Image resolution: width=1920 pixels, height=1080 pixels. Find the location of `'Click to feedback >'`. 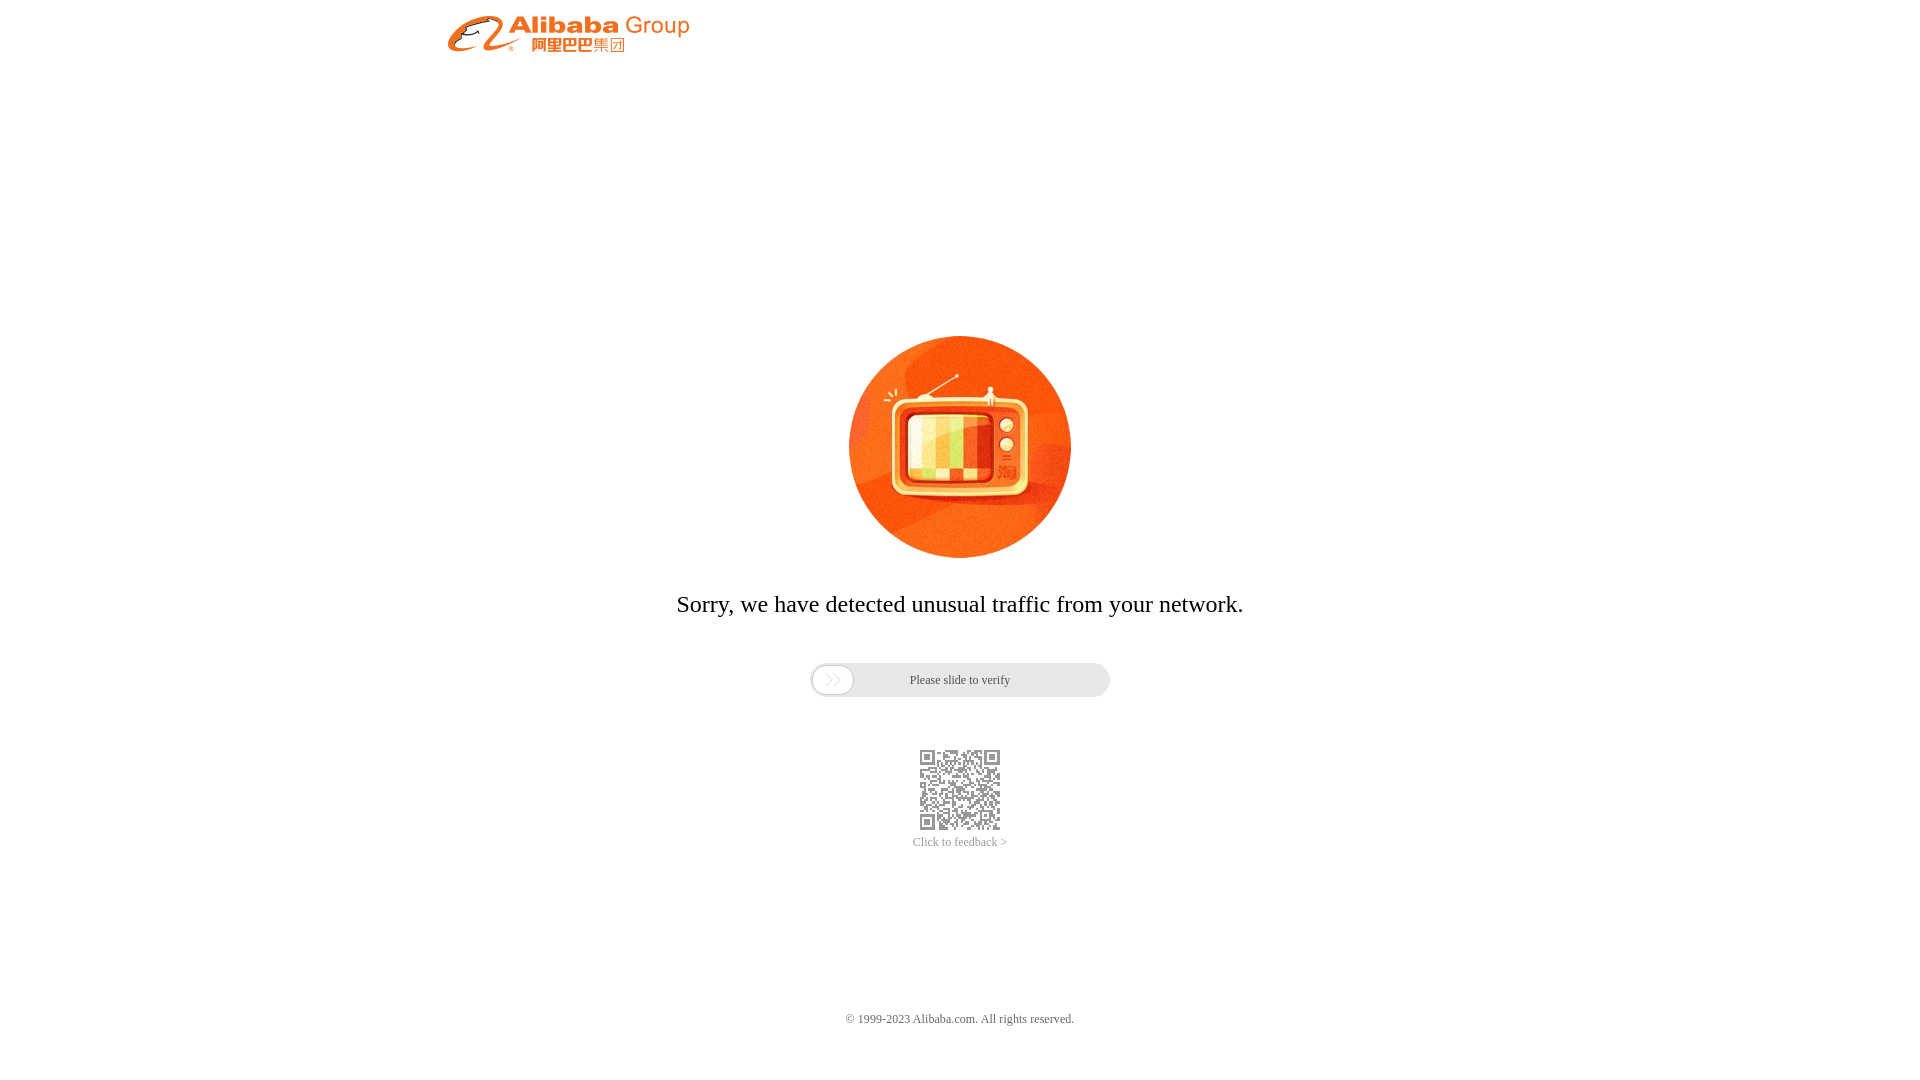

'Click to feedback >' is located at coordinates (960, 842).